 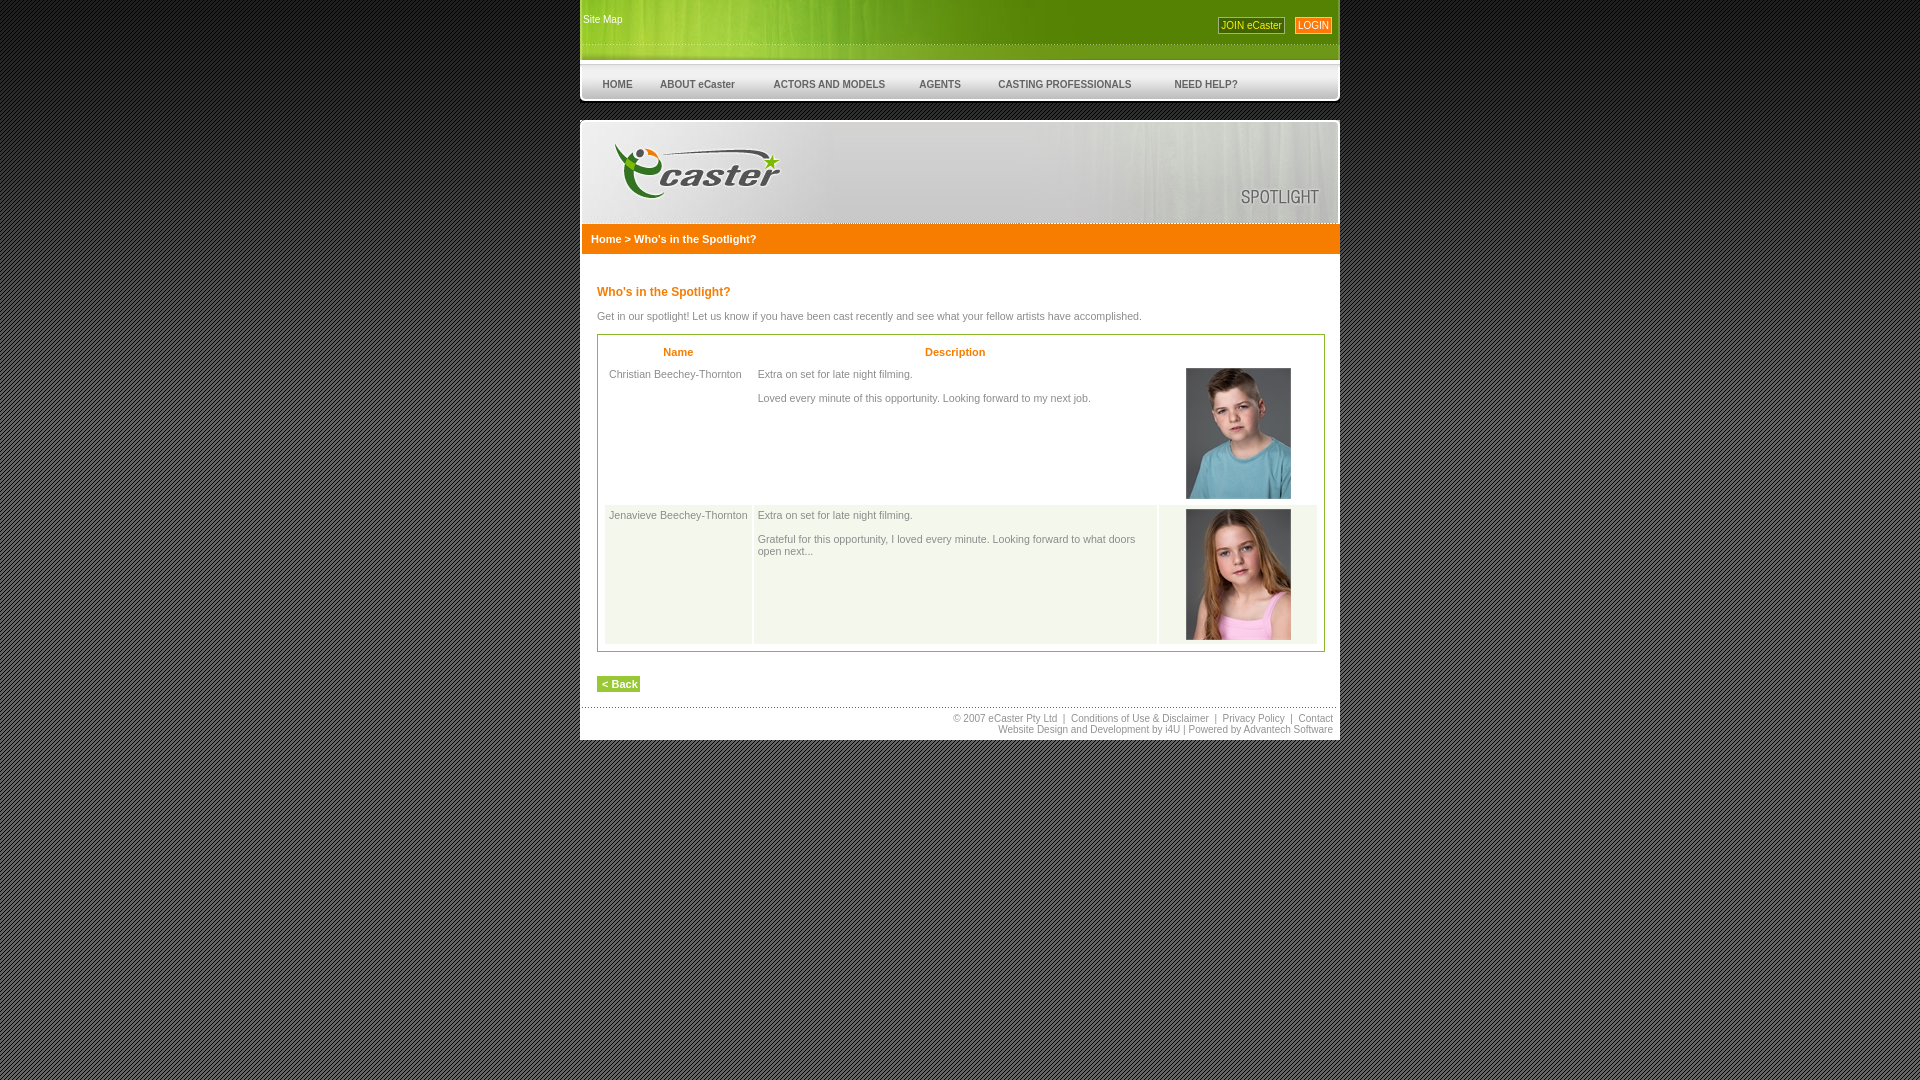 What do you see at coordinates (617, 682) in the screenshot?
I see `' < Back'` at bounding box center [617, 682].